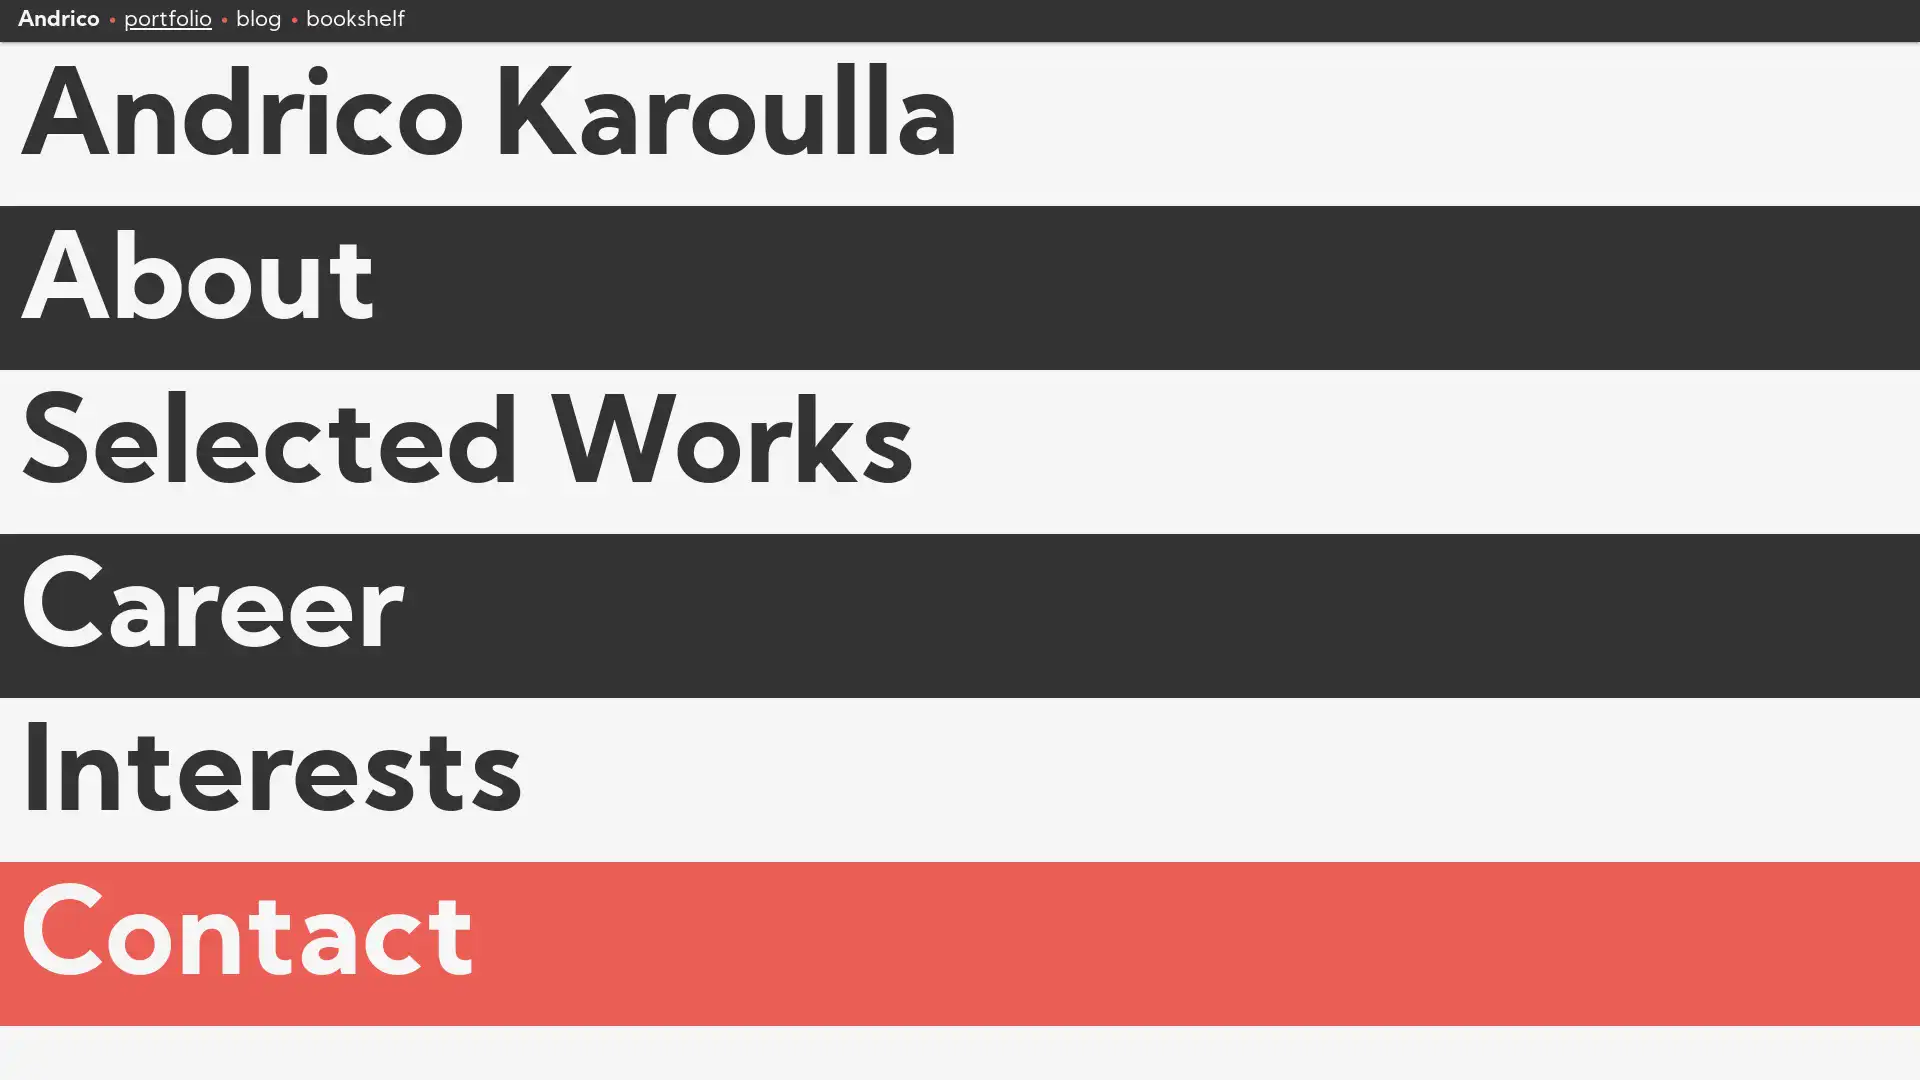  What do you see at coordinates (896, 451) in the screenshot?
I see `Selected Works` at bounding box center [896, 451].